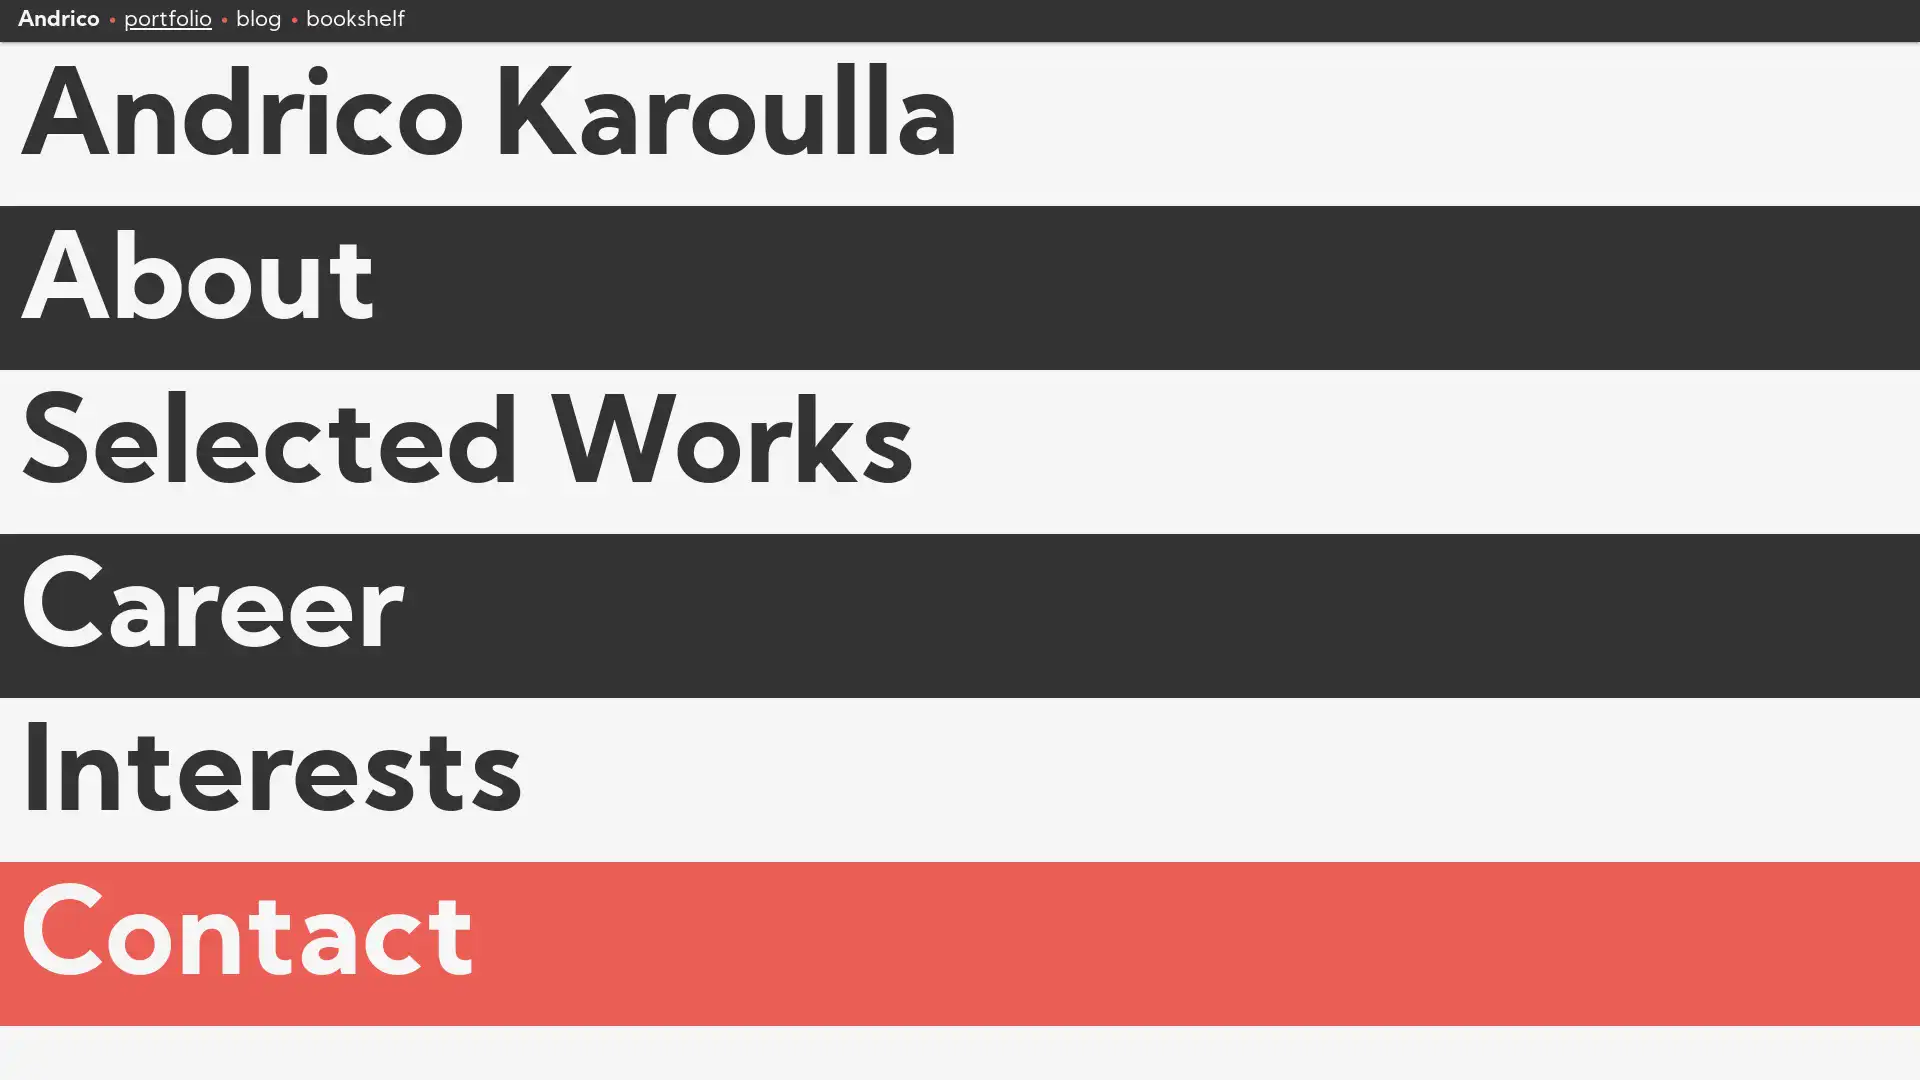  What do you see at coordinates (896, 451) in the screenshot?
I see `Selected Works` at bounding box center [896, 451].